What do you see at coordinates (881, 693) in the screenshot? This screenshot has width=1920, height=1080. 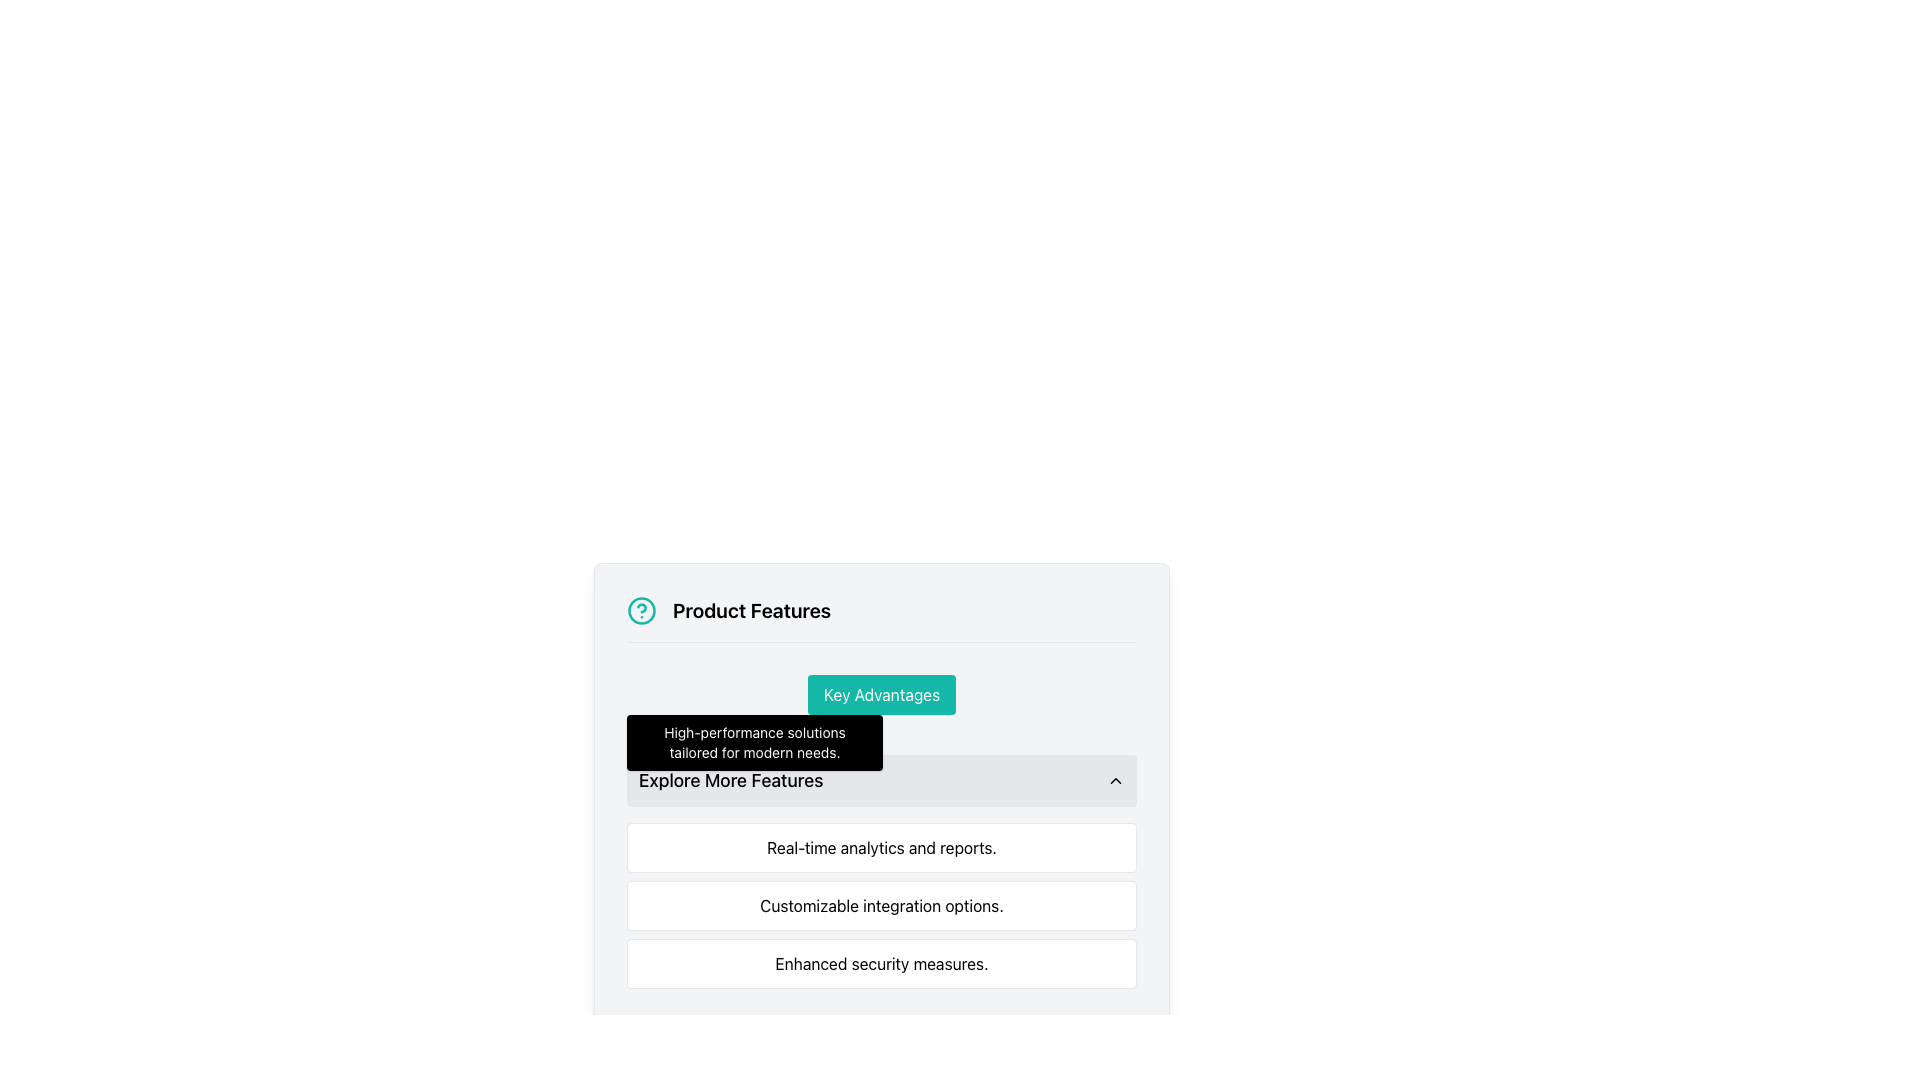 I see `the 'Key Advantages' button with a teal background located within the 'Product Features' section to trigger the hover effect` at bounding box center [881, 693].